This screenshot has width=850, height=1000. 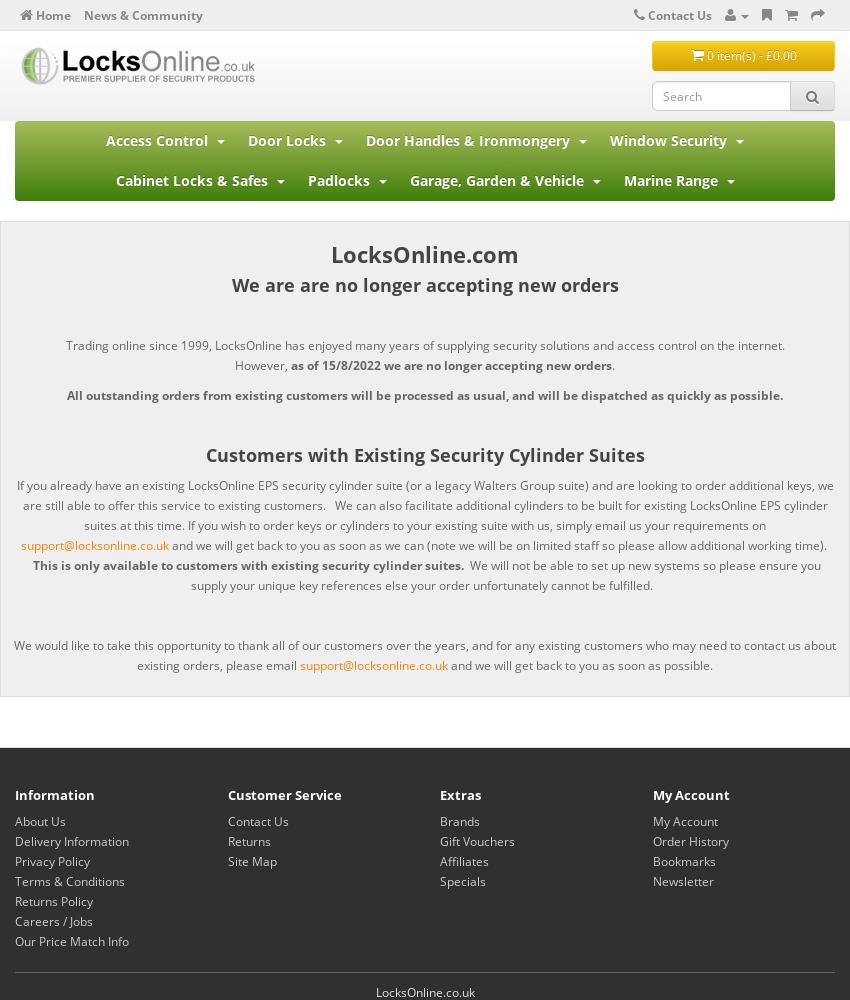 What do you see at coordinates (340, 180) in the screenshot?
I see `'Padlocks'` at bounding box center [340, 180].